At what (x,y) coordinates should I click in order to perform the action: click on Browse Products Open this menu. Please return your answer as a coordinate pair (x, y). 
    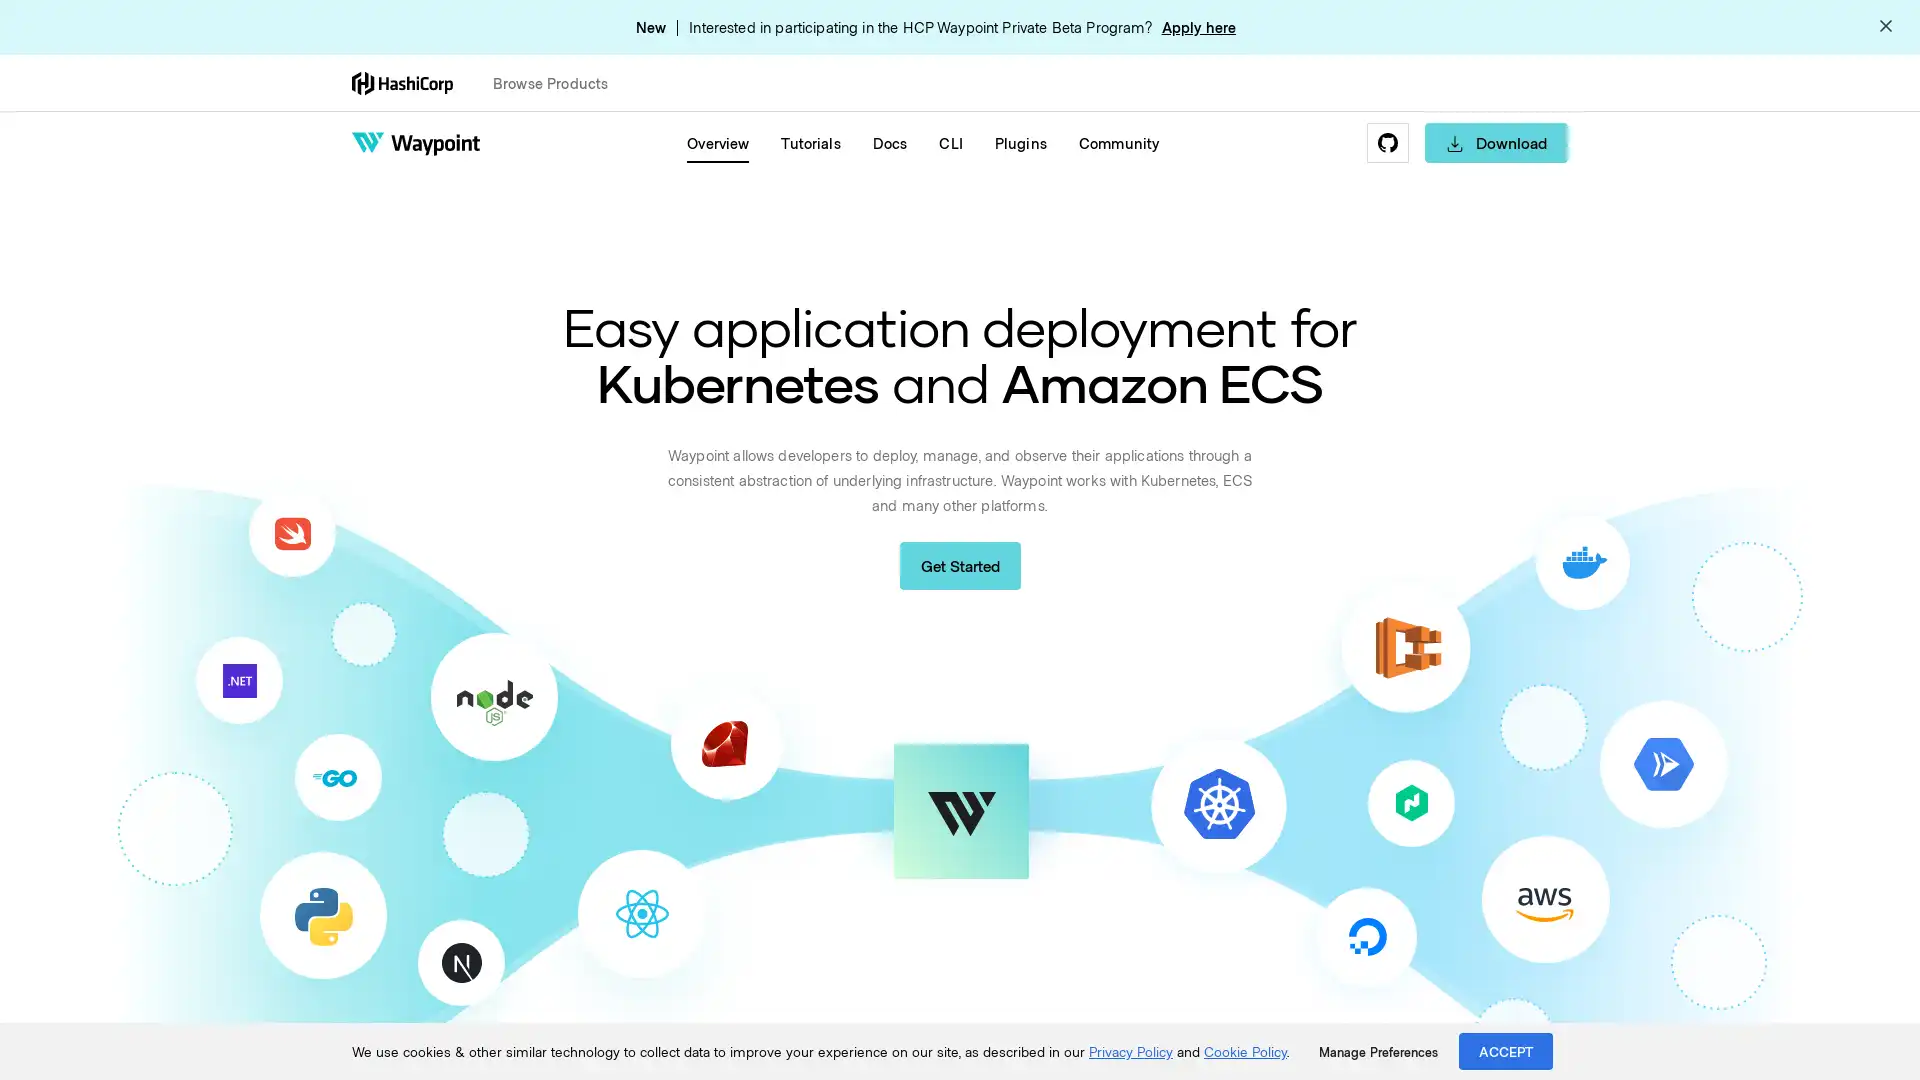
    Looking at the image, I should click on (559, 82).